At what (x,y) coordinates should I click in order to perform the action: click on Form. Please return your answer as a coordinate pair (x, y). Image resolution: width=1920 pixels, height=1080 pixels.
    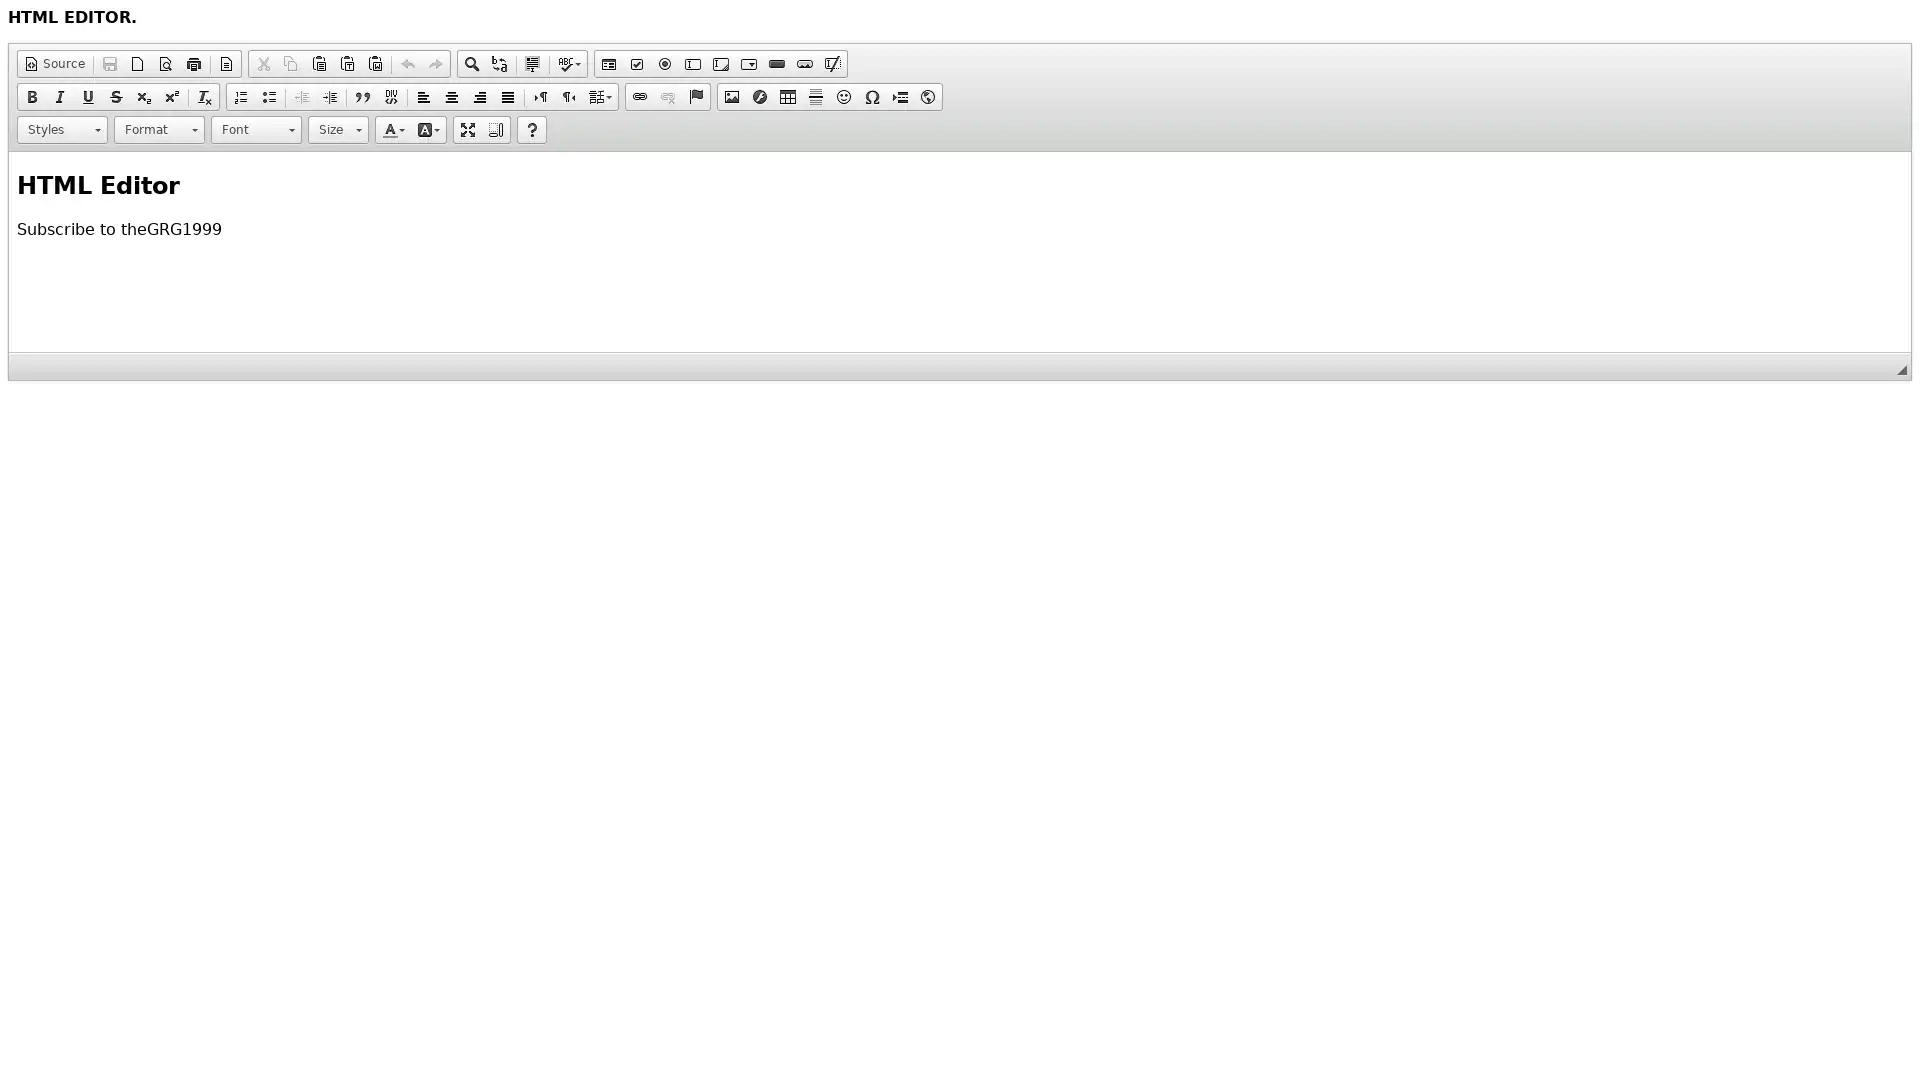
    Looking at the image, I should click on (608, 63).